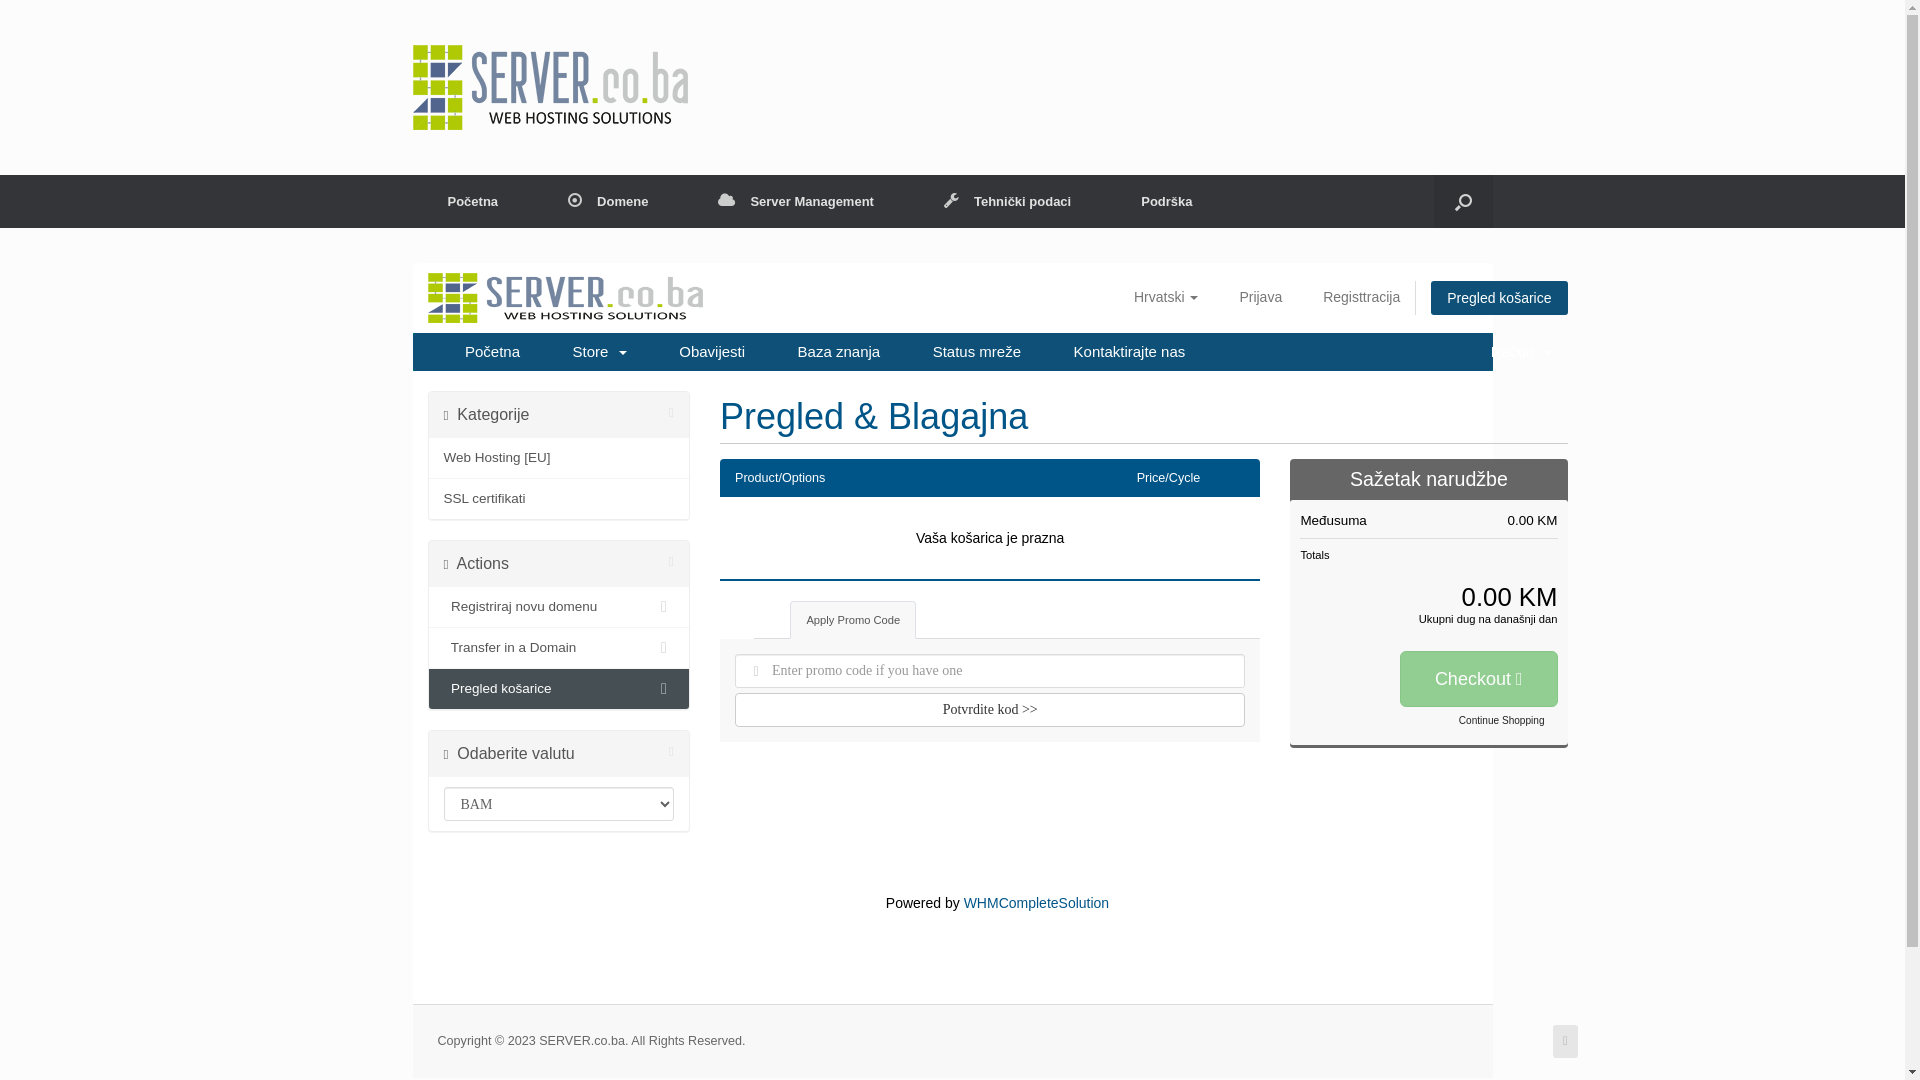  What do you see at coordinates (795, 201) in the screenshot?
I see `'Server Management'` at bounding box center [795, 201].